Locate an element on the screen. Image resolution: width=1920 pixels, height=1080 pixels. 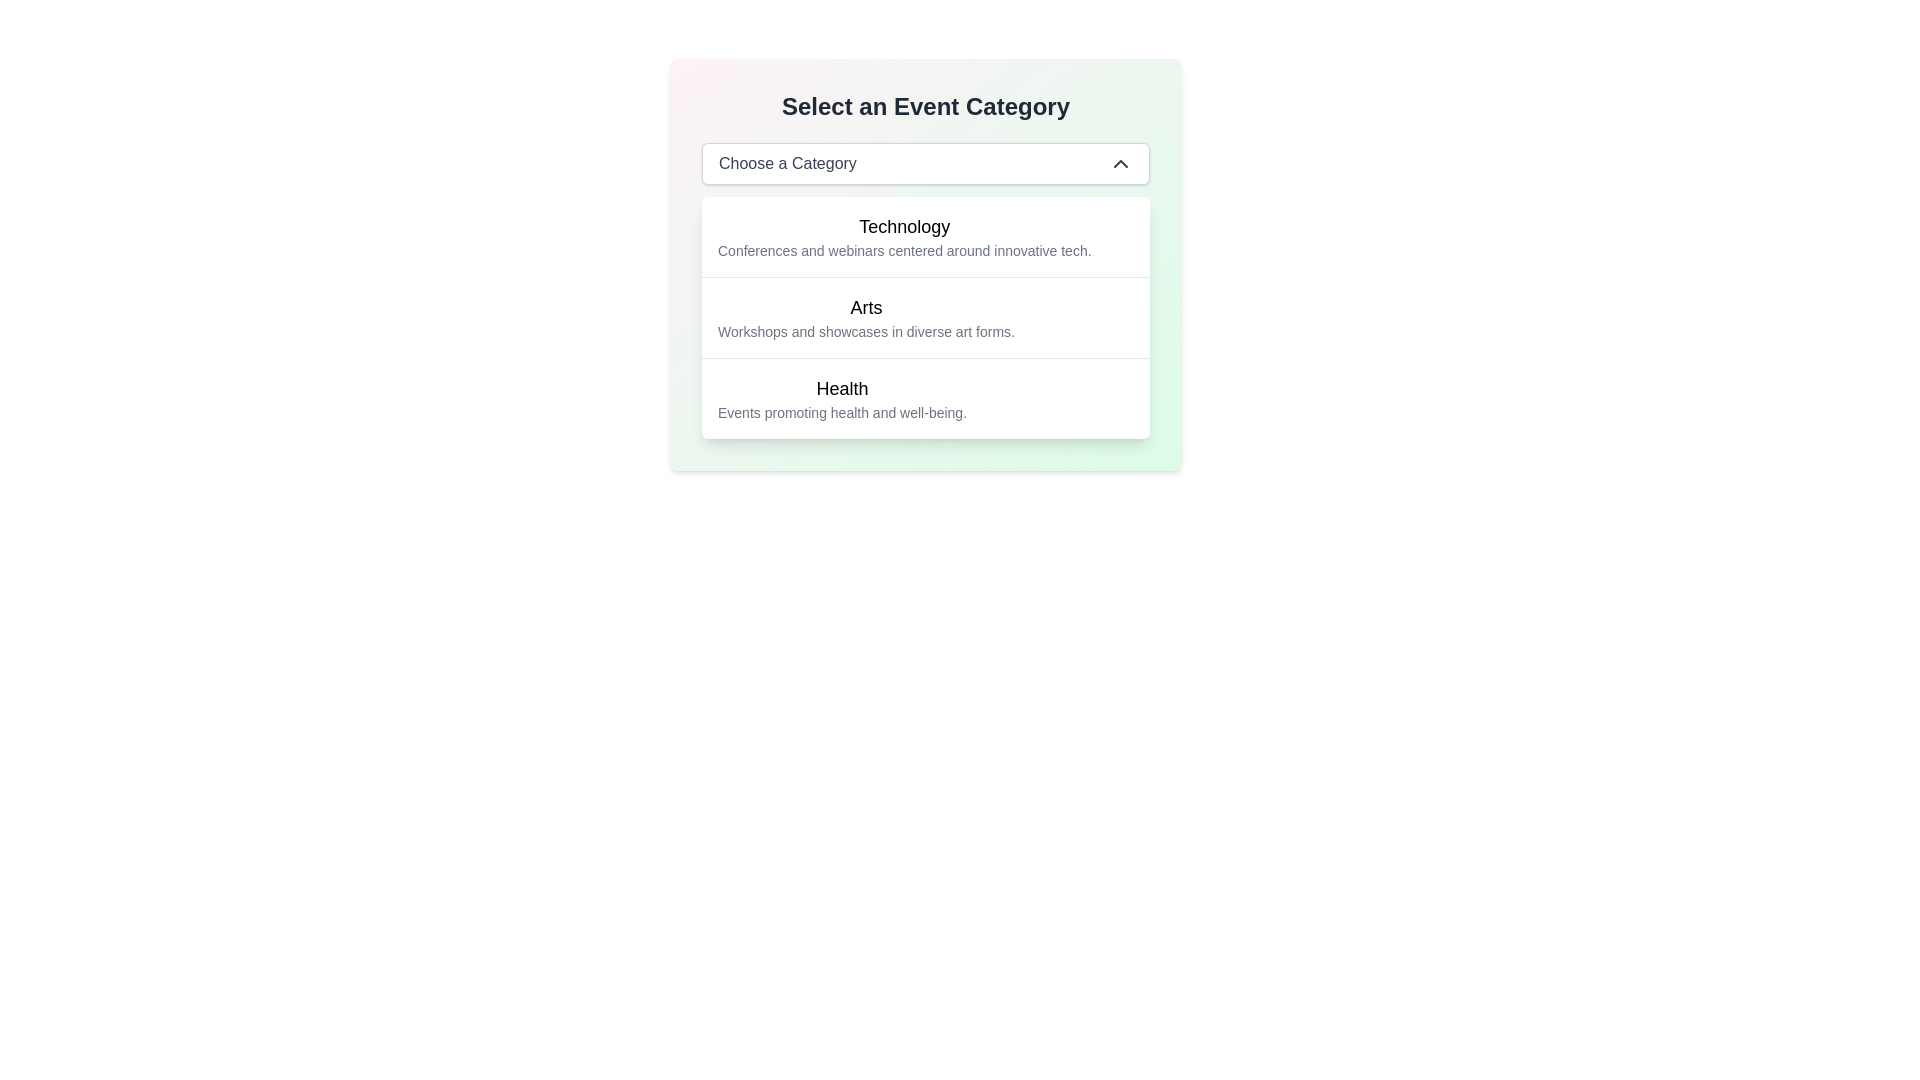
the text element styled in small gray font located directly beneath the header 'Technology' is located at coordinates (903, 249).